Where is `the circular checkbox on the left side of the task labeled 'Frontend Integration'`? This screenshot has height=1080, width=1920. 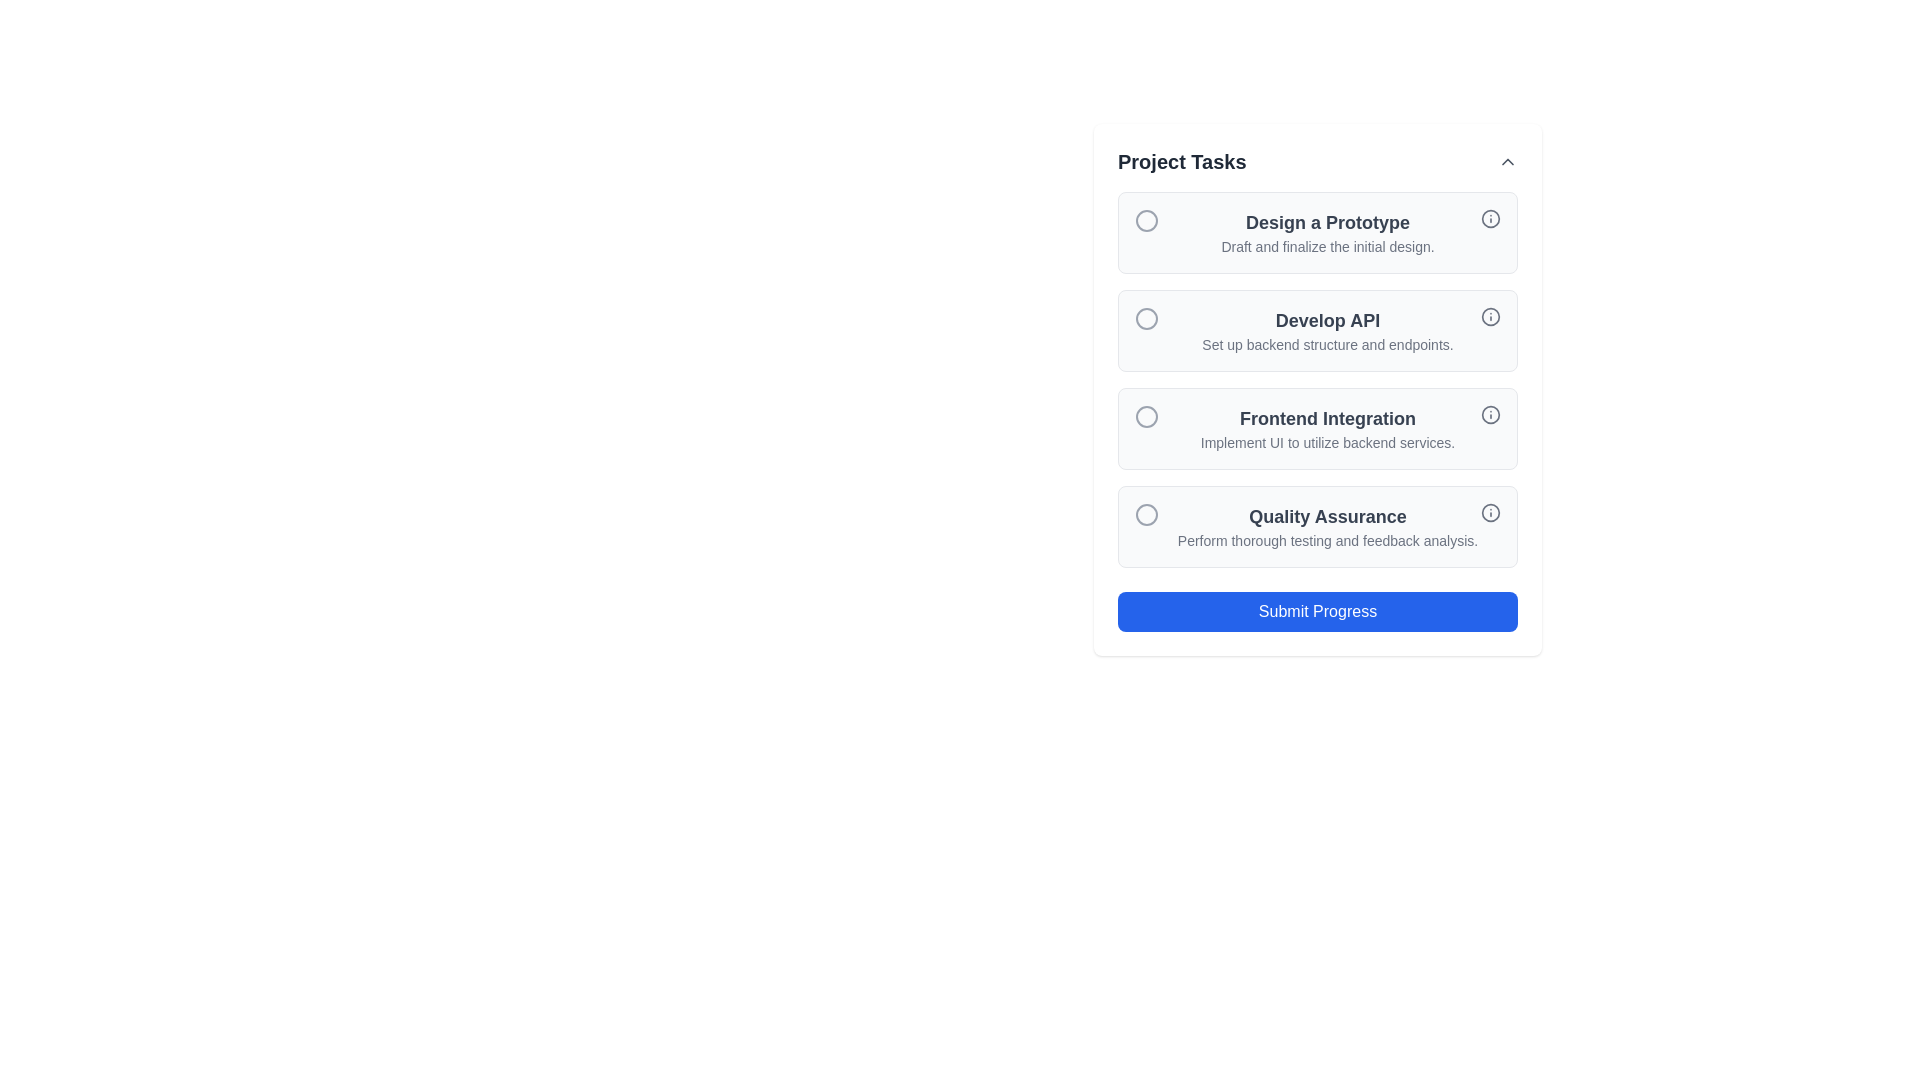 the circular checkbox on the left side of the task labeled 'Frontend Integration' is located at coordinates (1318, 389).